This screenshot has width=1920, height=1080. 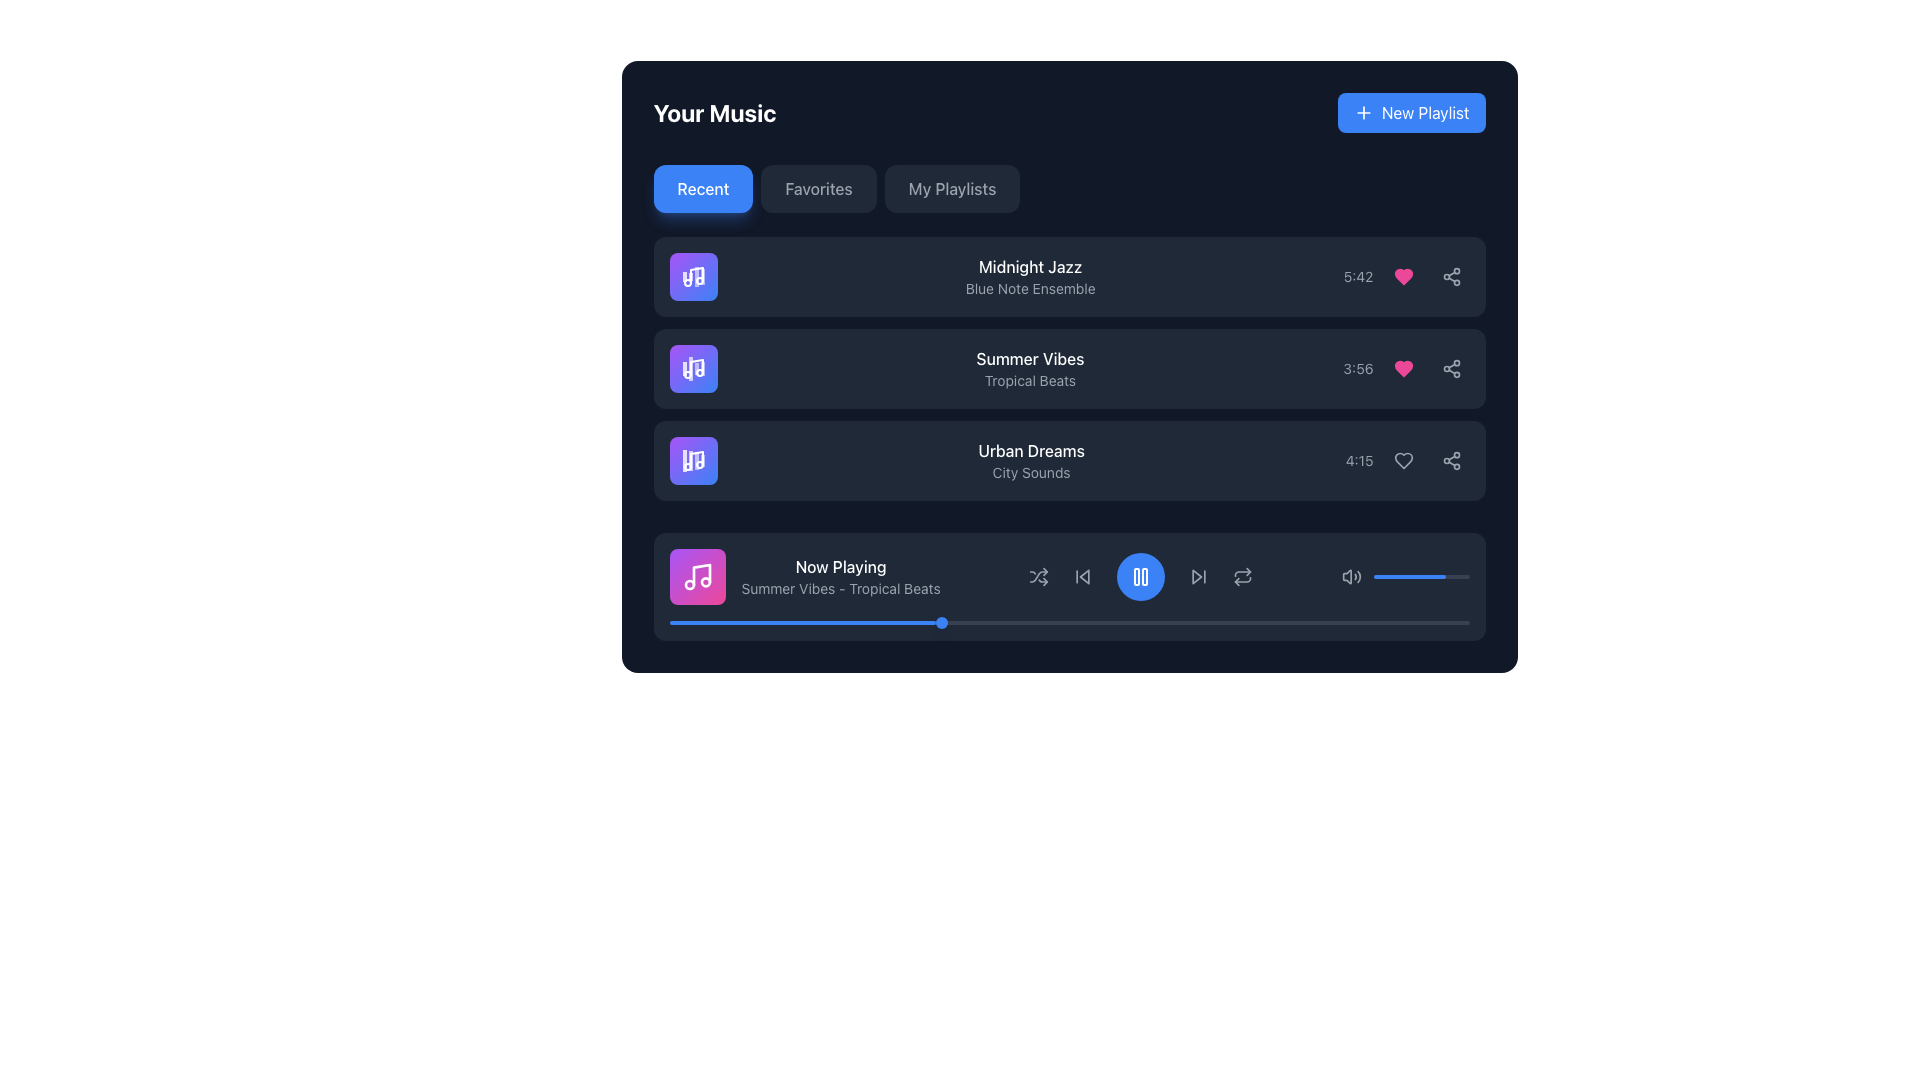 I want to click on the share icon button located at the rightmost side of the list item row for the track 'Urban Dreams', so click(x=1451, y=461).